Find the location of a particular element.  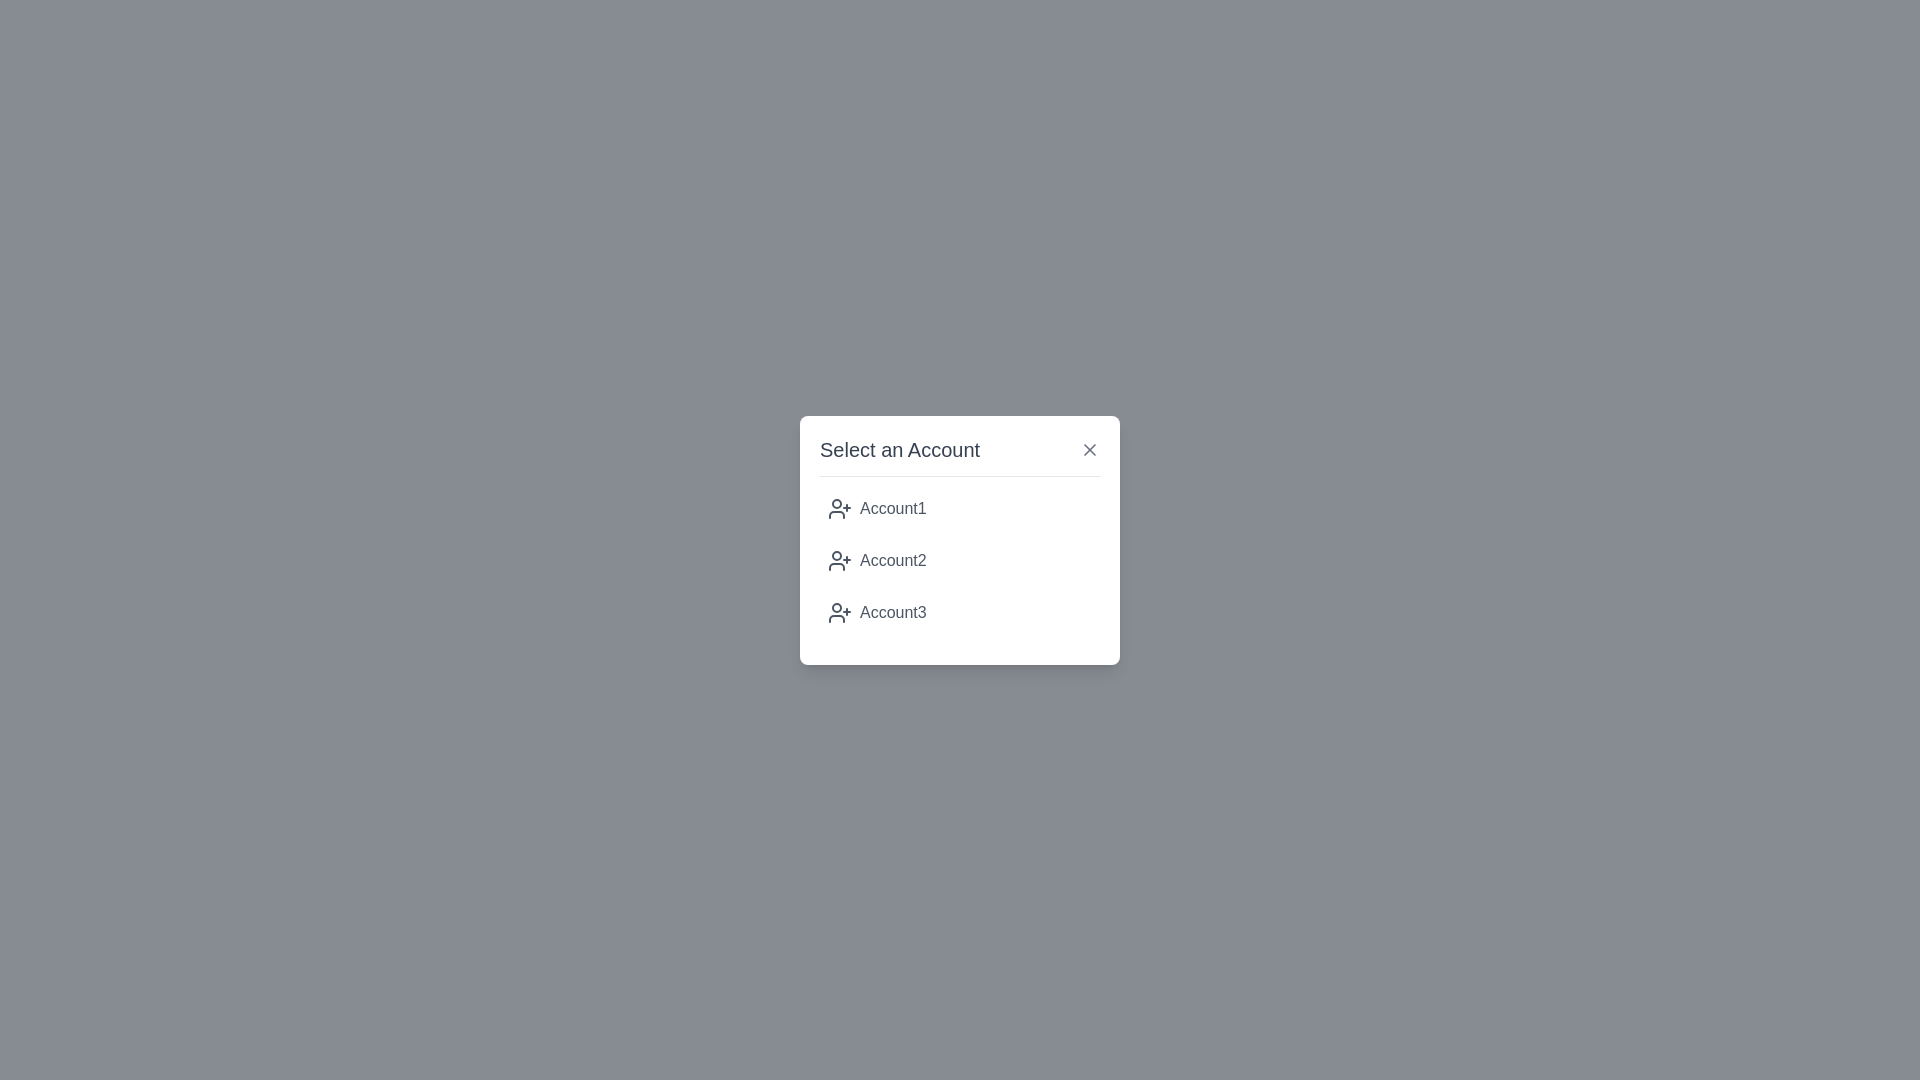

the list item corresponding to Account3 to observe the hover effect is located at coordinates (960, 611).